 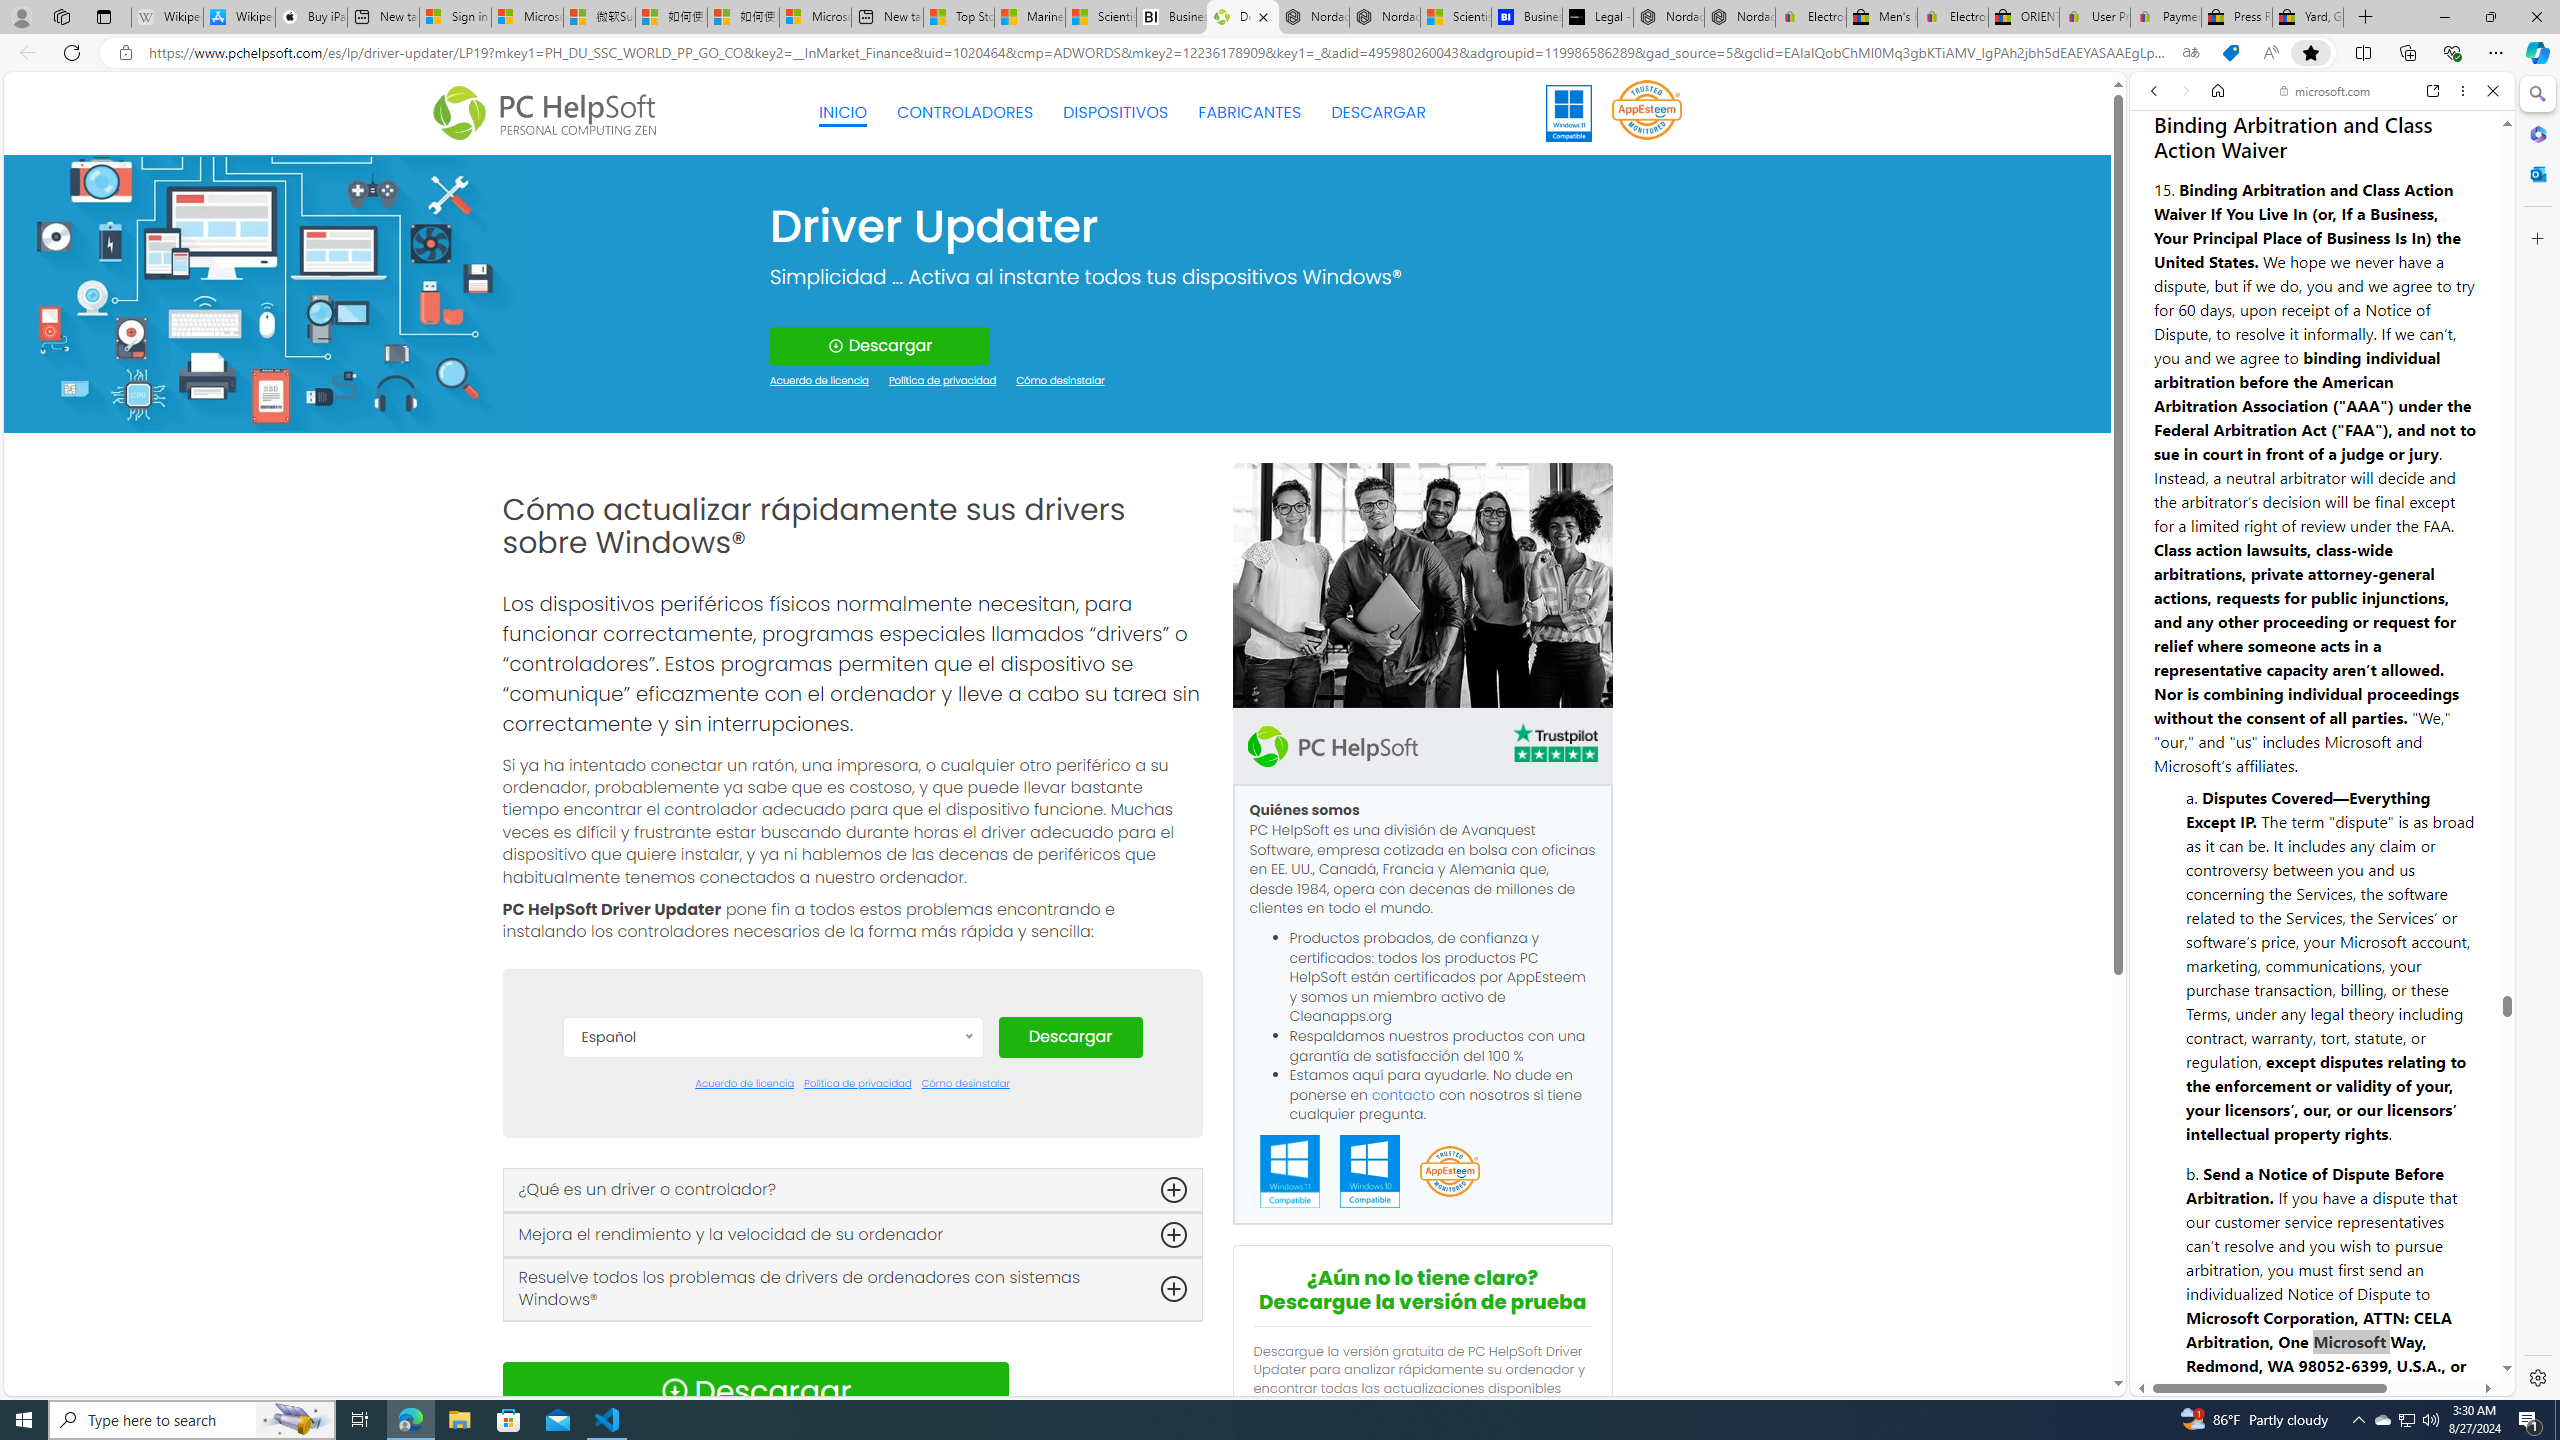 I want to click on 'Windows 11 Compatible', so click(x=1289, y=1171).